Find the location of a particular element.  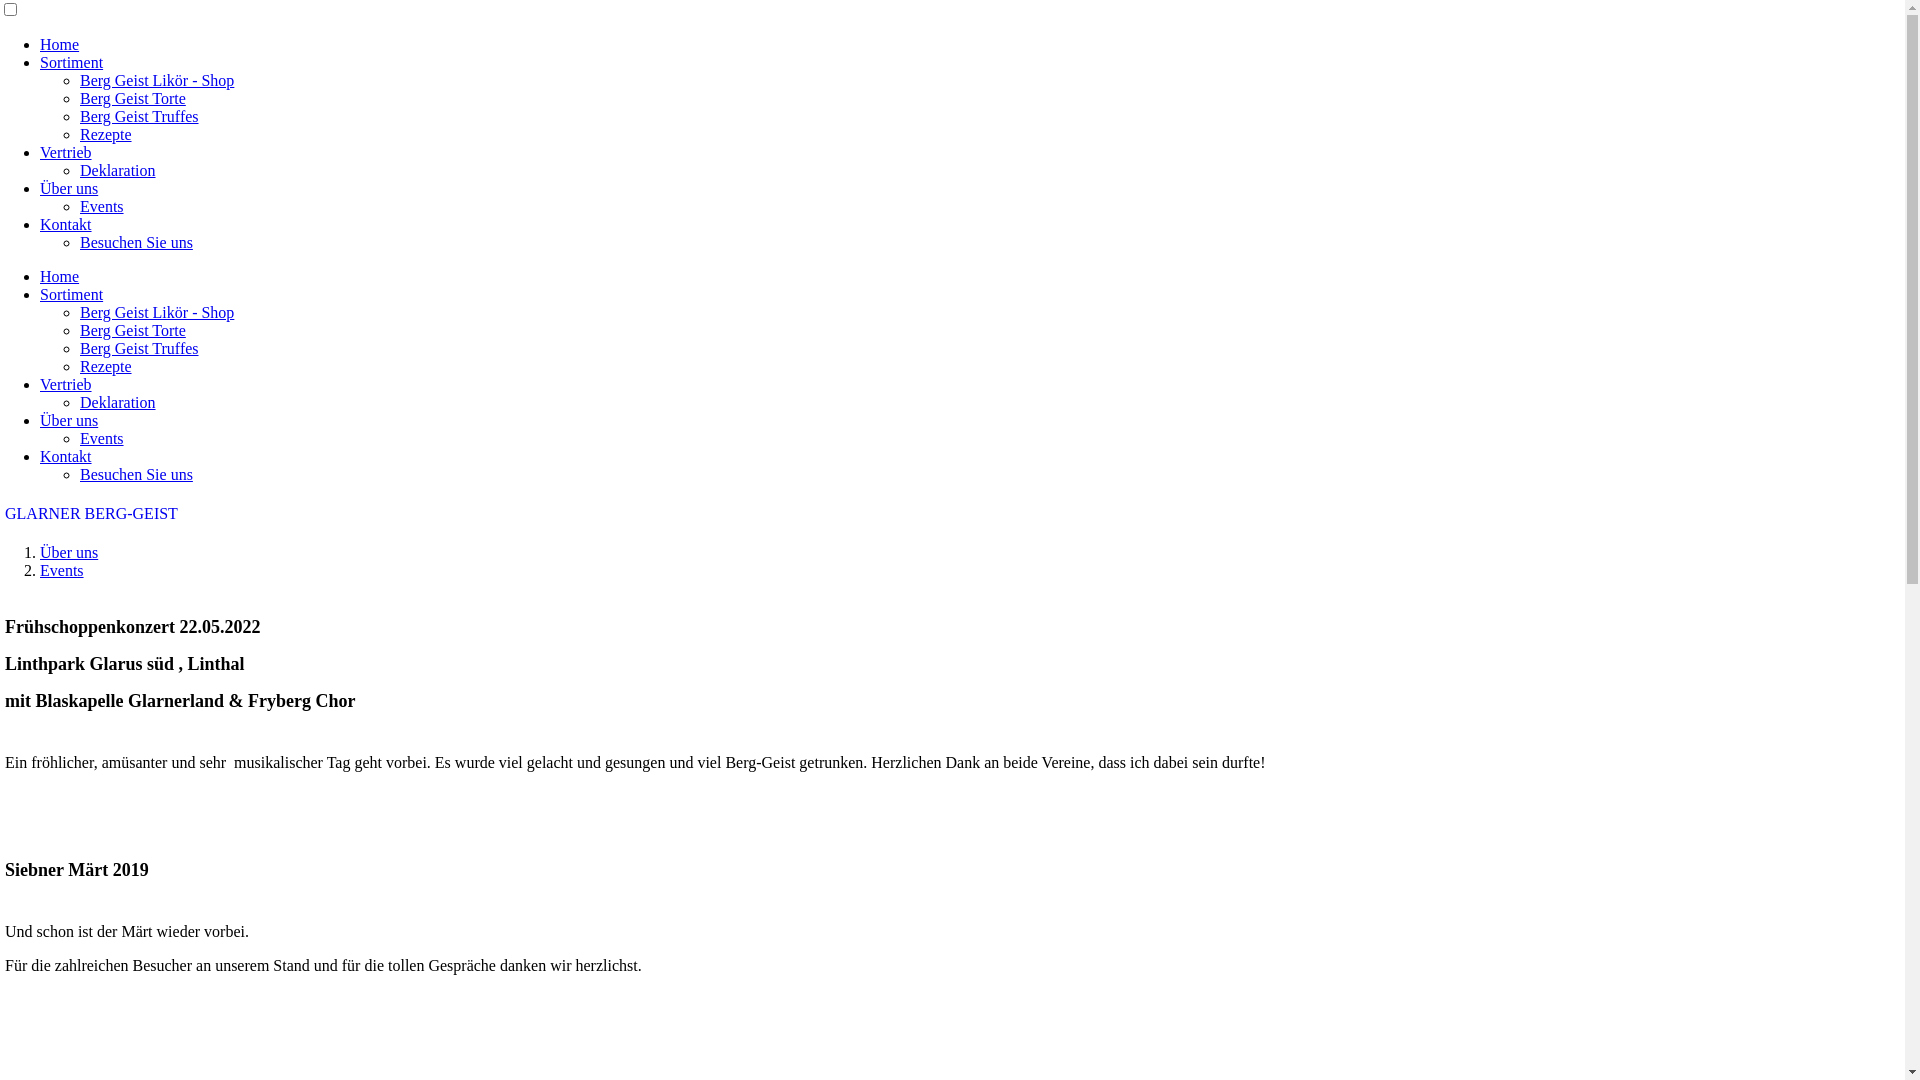

'GLARNER BERG-GEIST' is located at coordinates (90, 512).